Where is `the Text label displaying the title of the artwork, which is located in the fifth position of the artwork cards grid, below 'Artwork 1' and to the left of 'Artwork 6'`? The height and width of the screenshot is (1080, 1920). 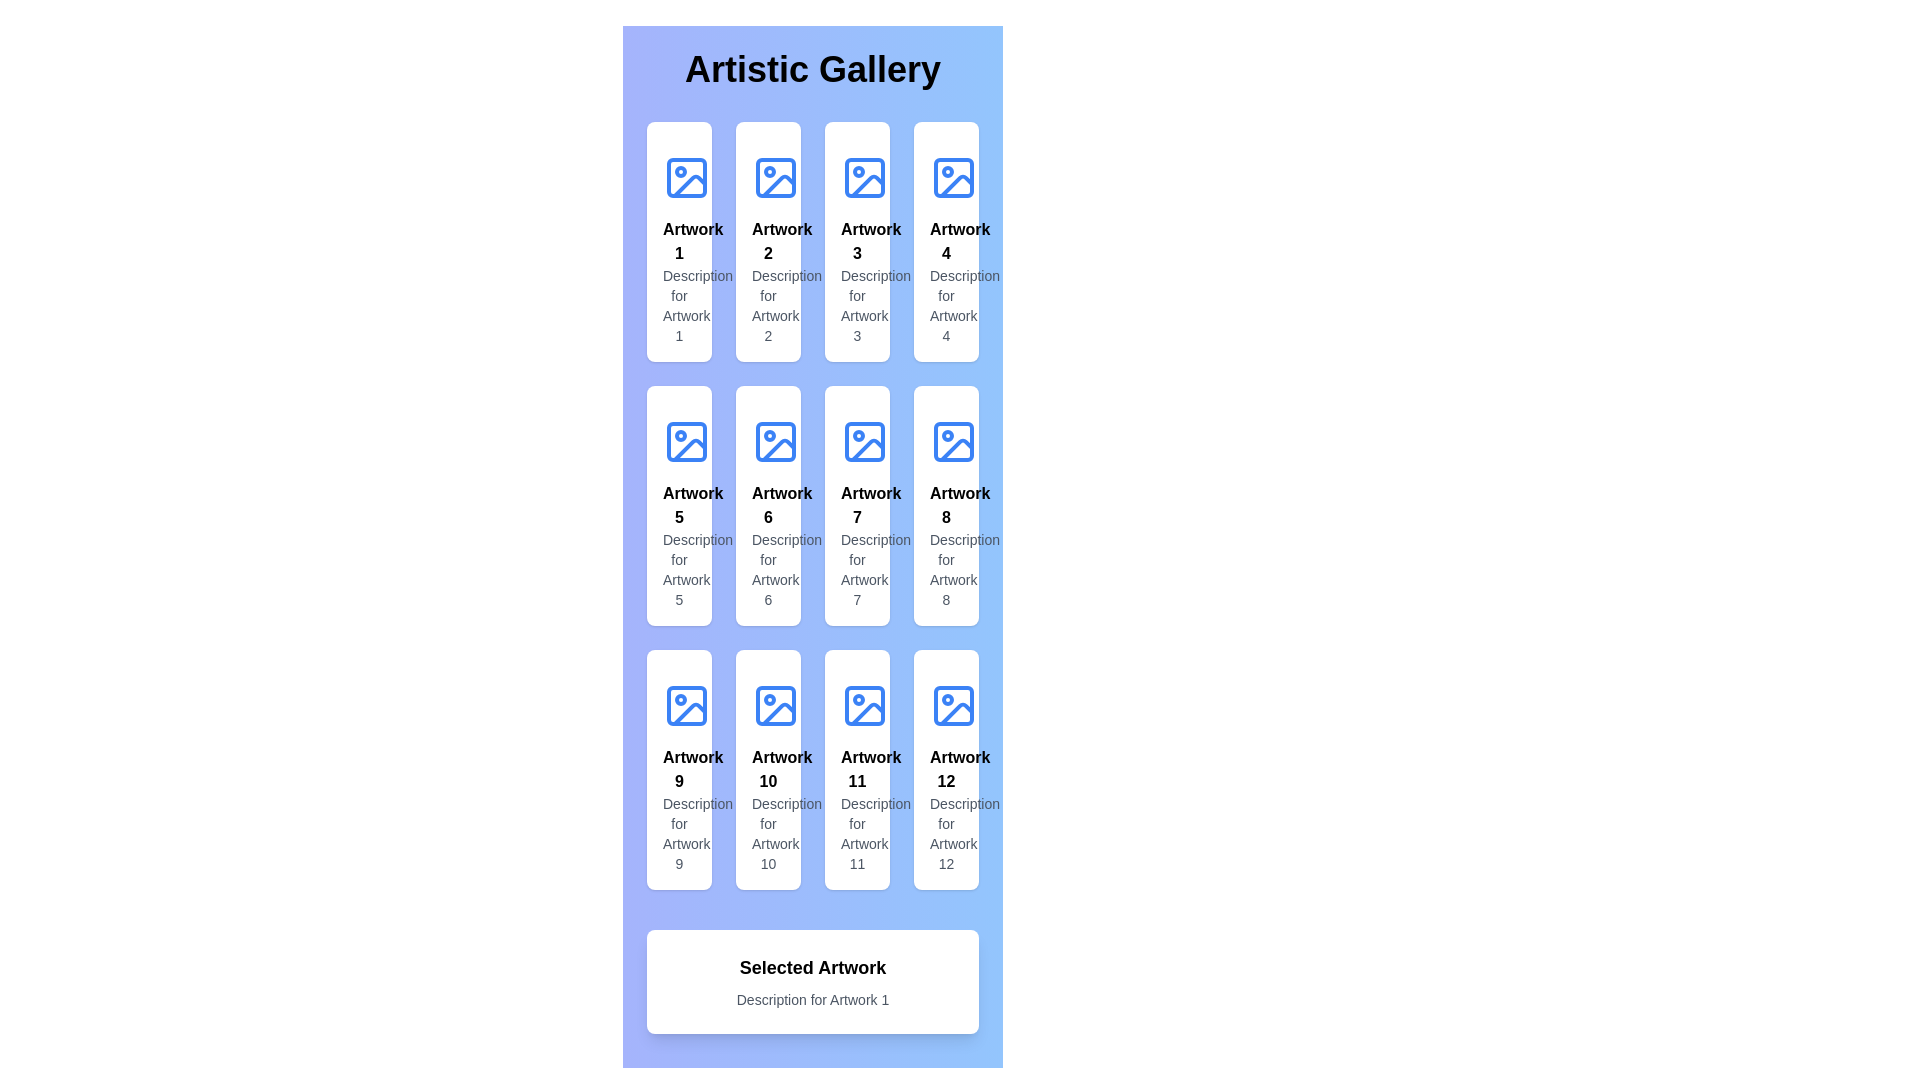
the Text label displaying the title of the artwork, which is located in the fifth position of the artwork cards grid, below 'Artwork 1' and to the left of 'Artwork 6' is located at coordinates (679, 504).